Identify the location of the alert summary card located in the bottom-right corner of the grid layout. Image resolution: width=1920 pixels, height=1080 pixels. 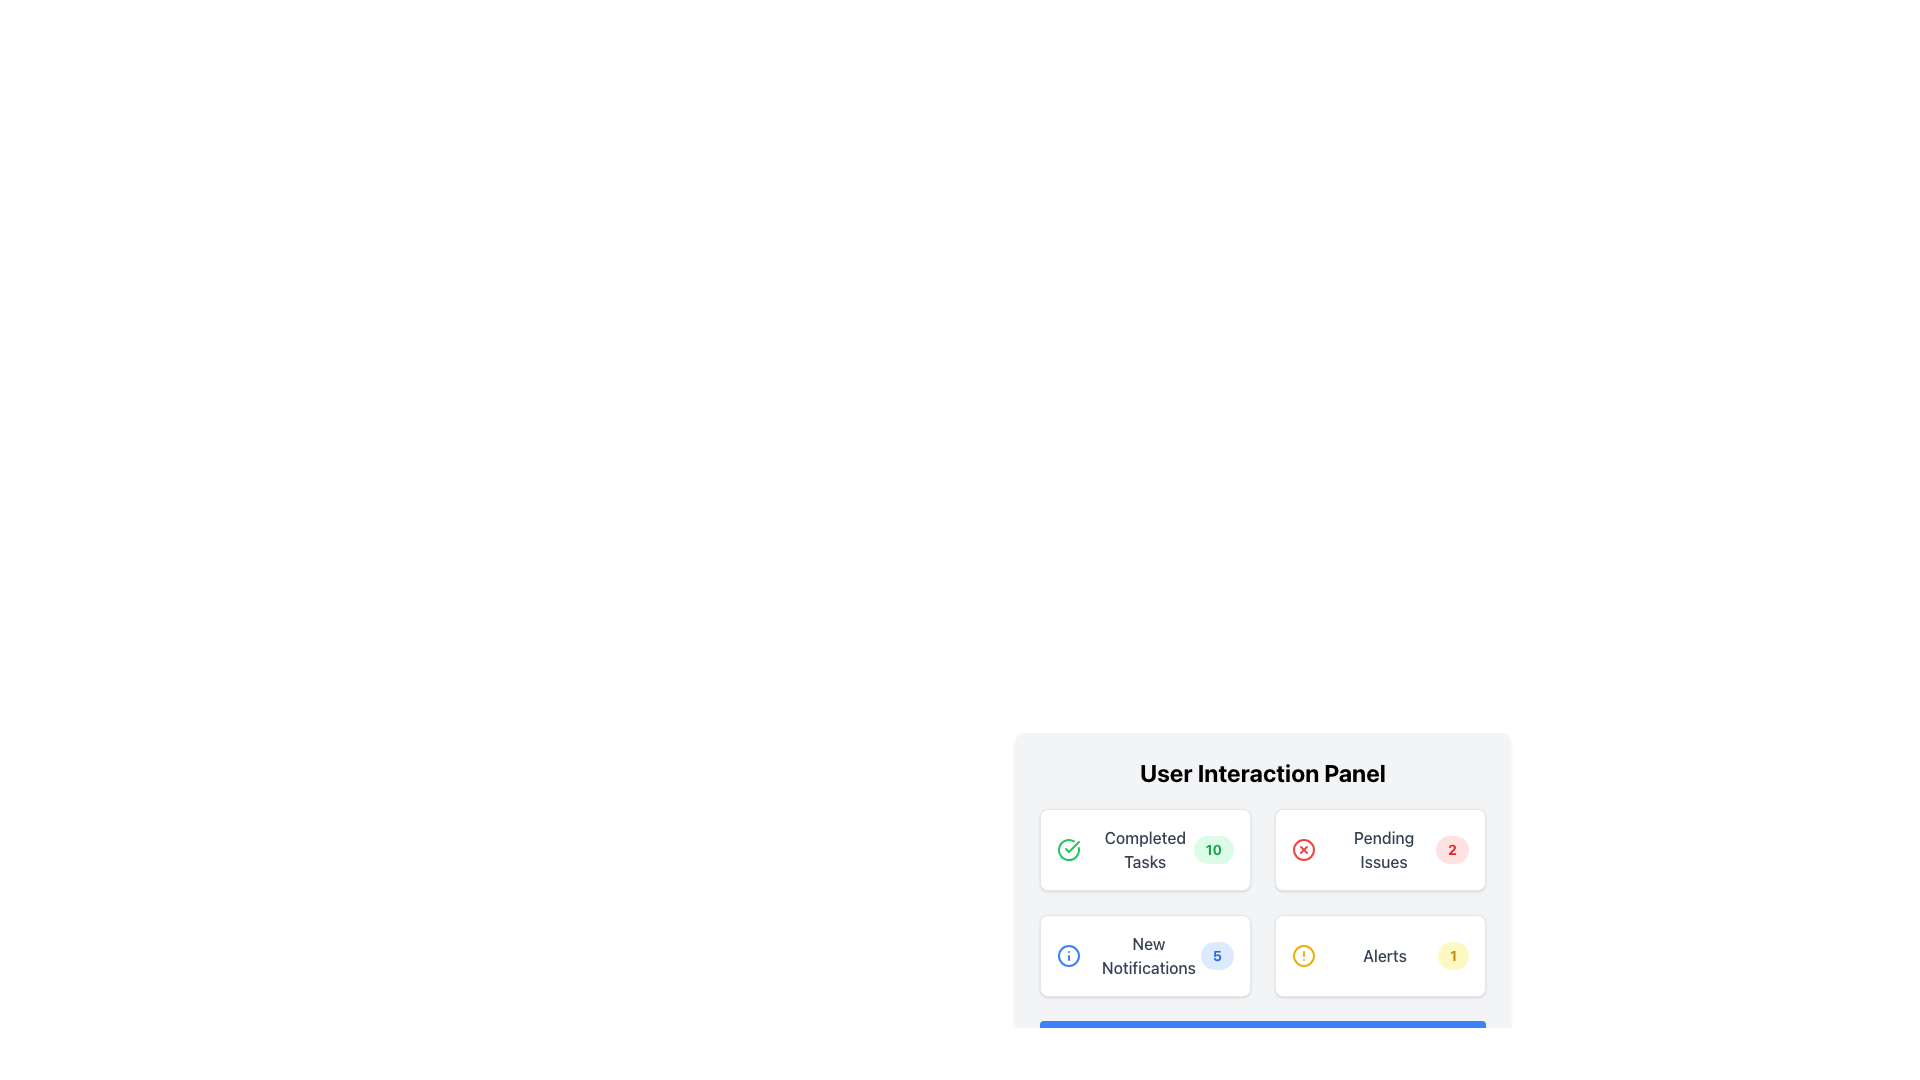
(1379, 955).